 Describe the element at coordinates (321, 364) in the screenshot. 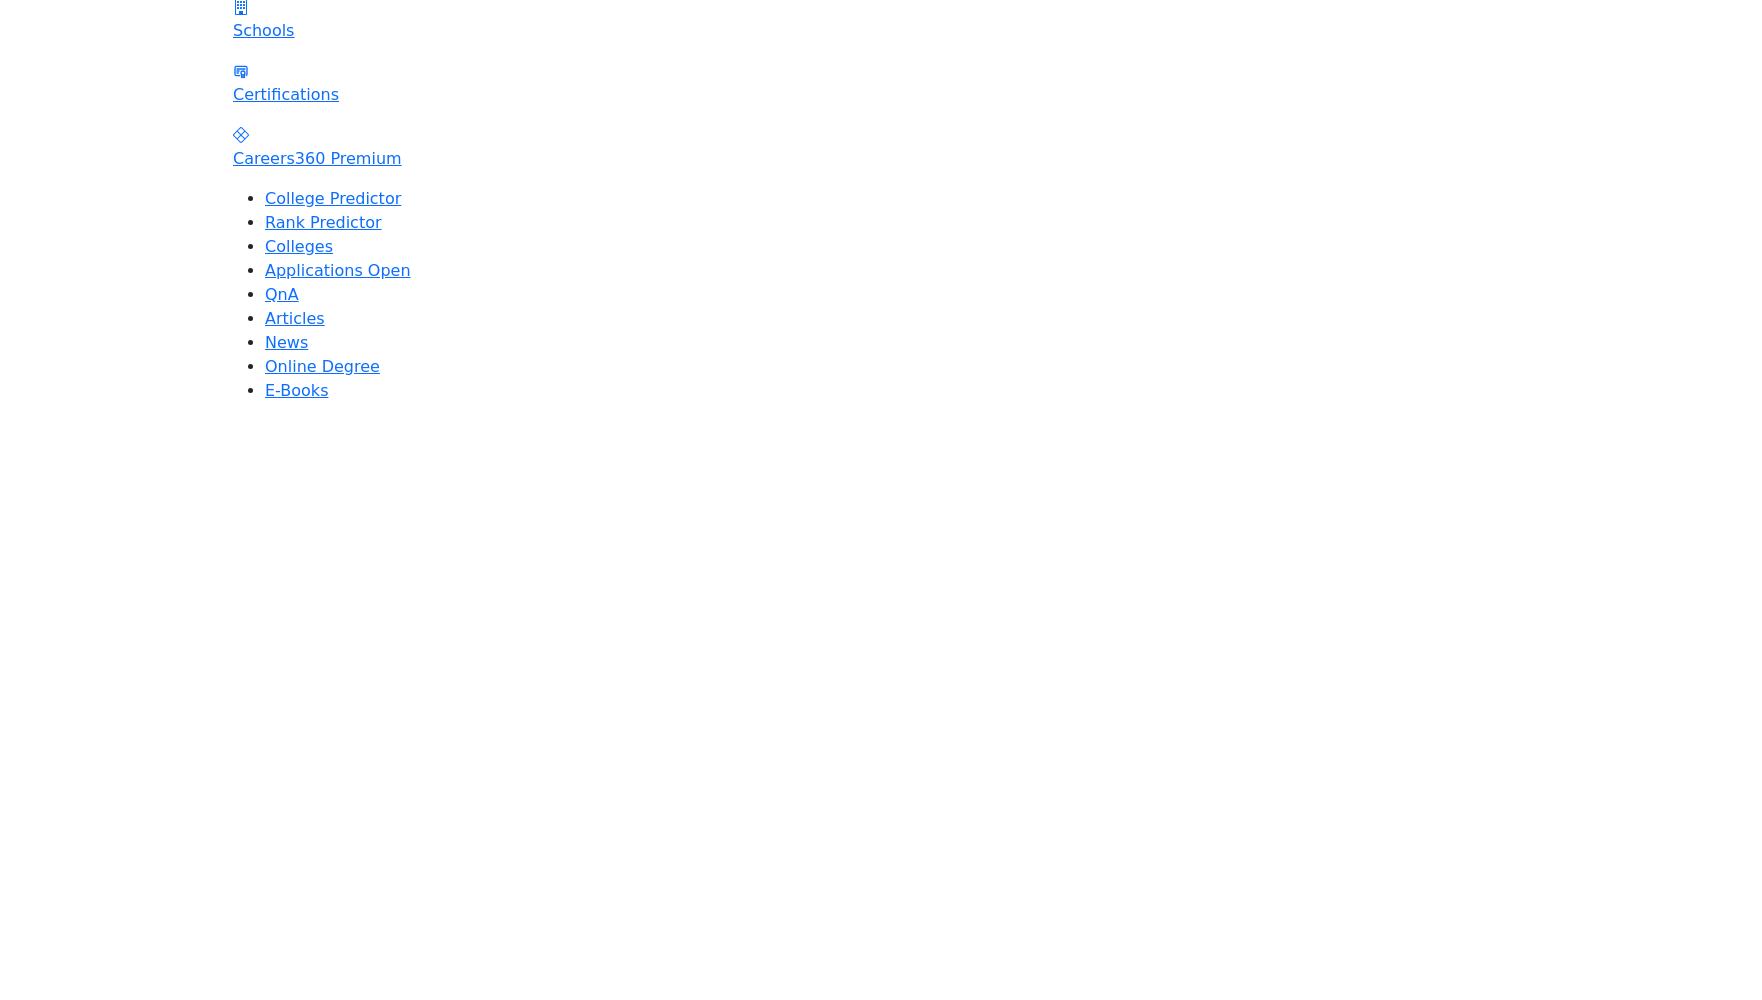

I see `'Online Degree'` at that location.